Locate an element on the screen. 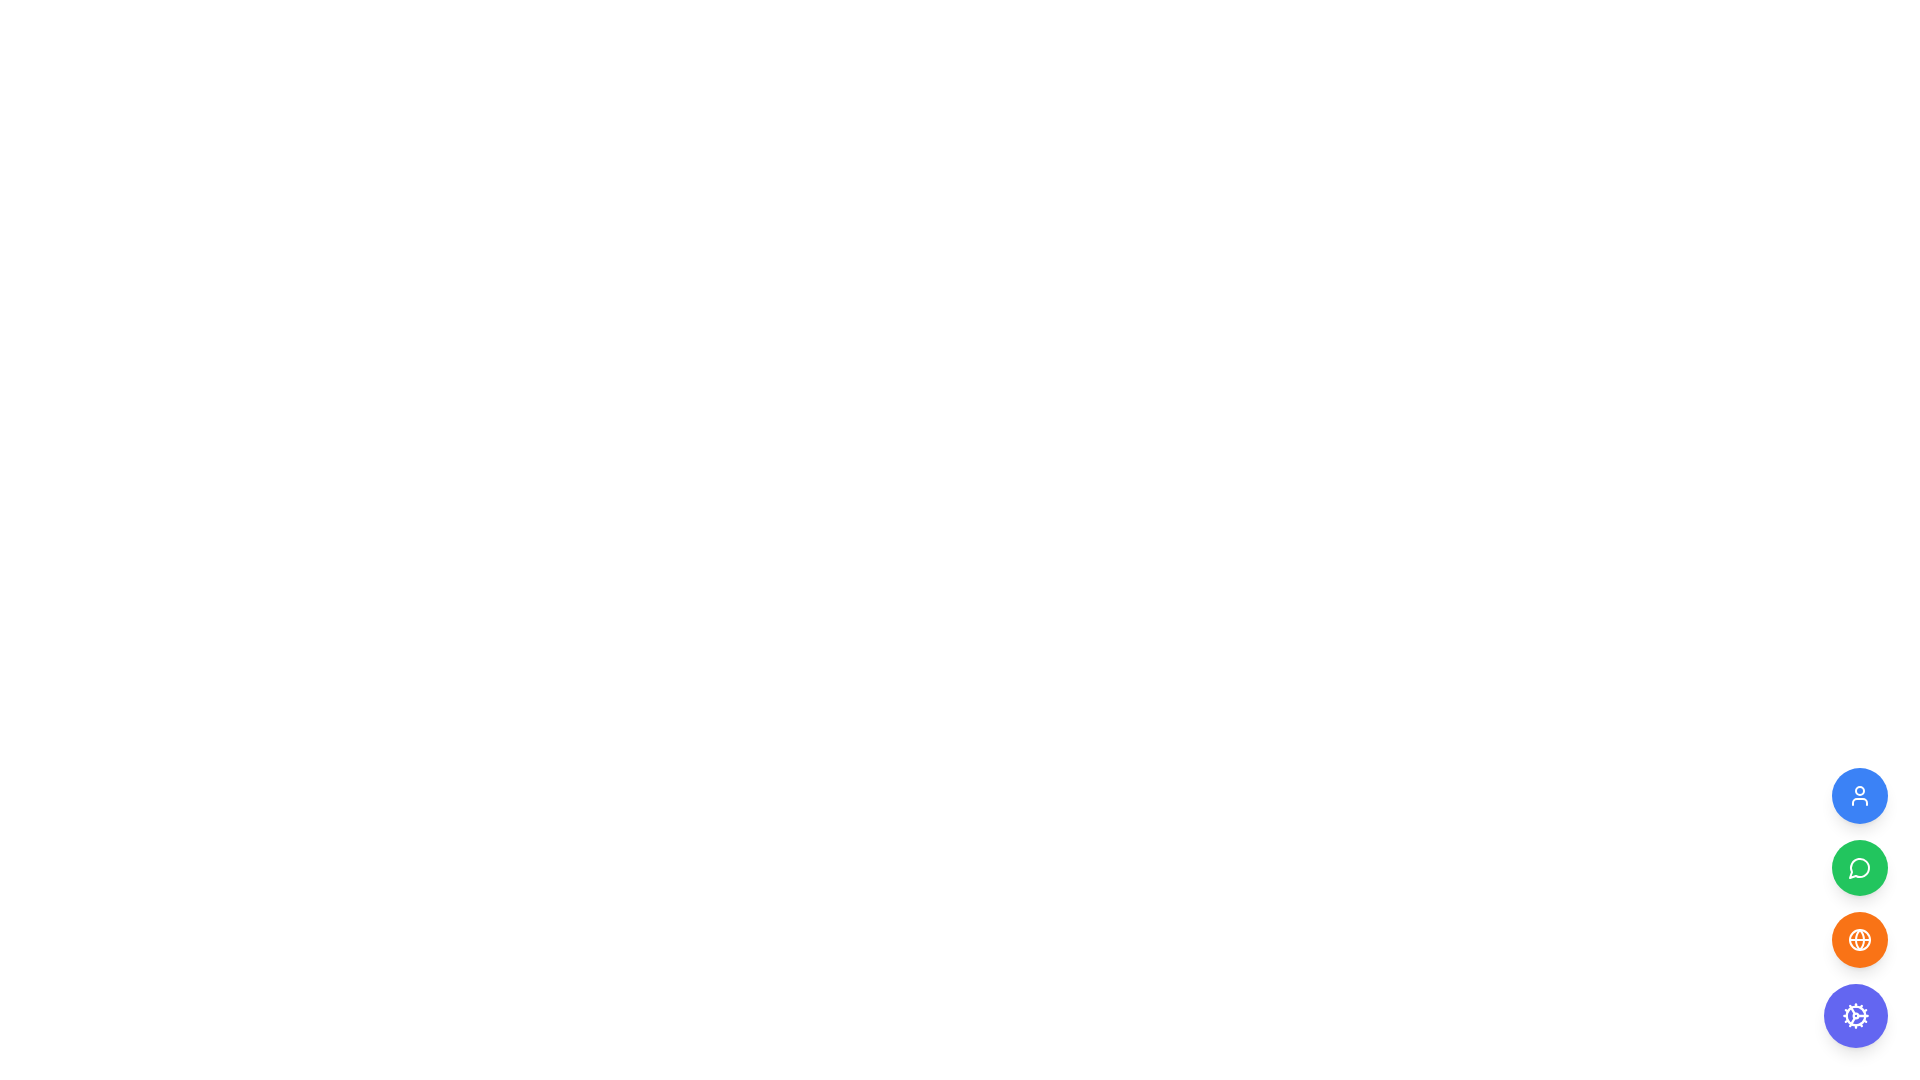 Image resolution: width=1920 pixels, height=1080 pixels. the green circular icon button depicting a speech bubble outline is located at coordinates (1859, 866).